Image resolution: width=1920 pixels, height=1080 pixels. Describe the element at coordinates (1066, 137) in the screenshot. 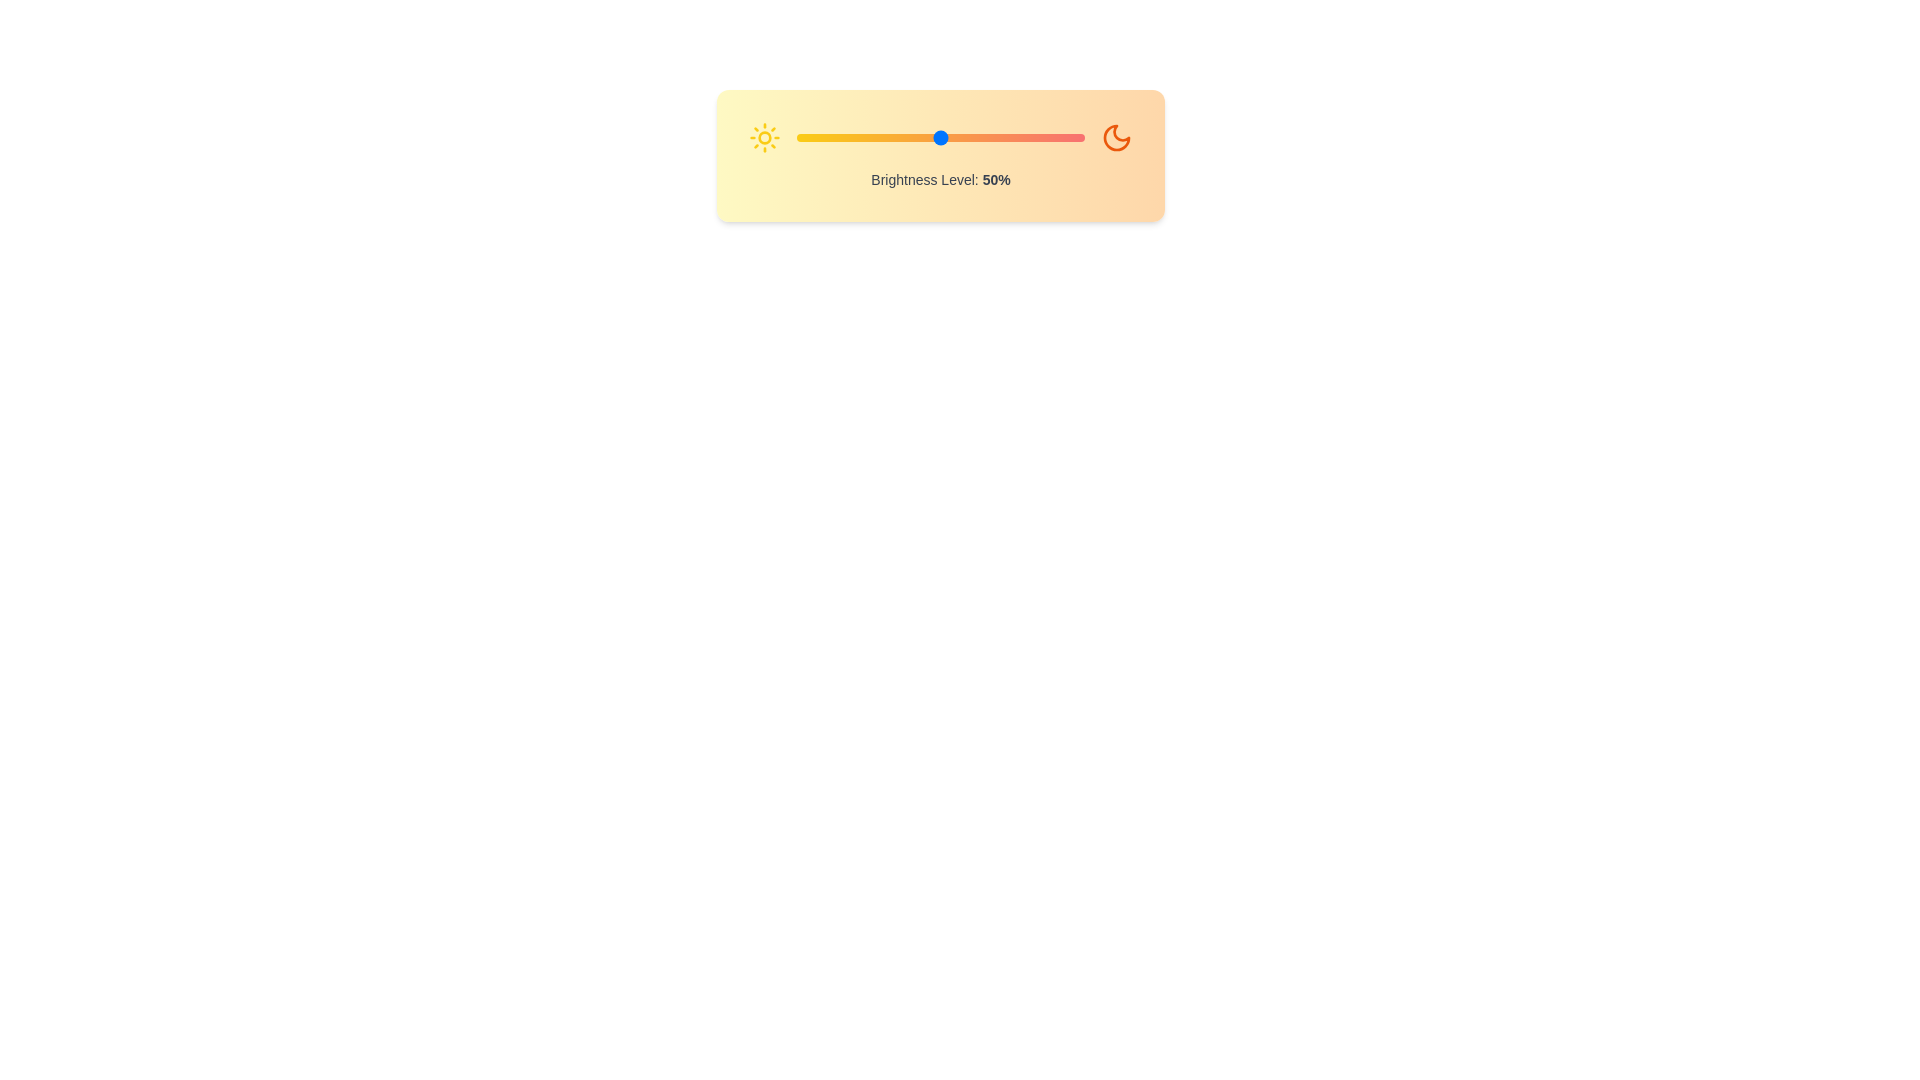

I see `the brightness slider to 94%` at that location.